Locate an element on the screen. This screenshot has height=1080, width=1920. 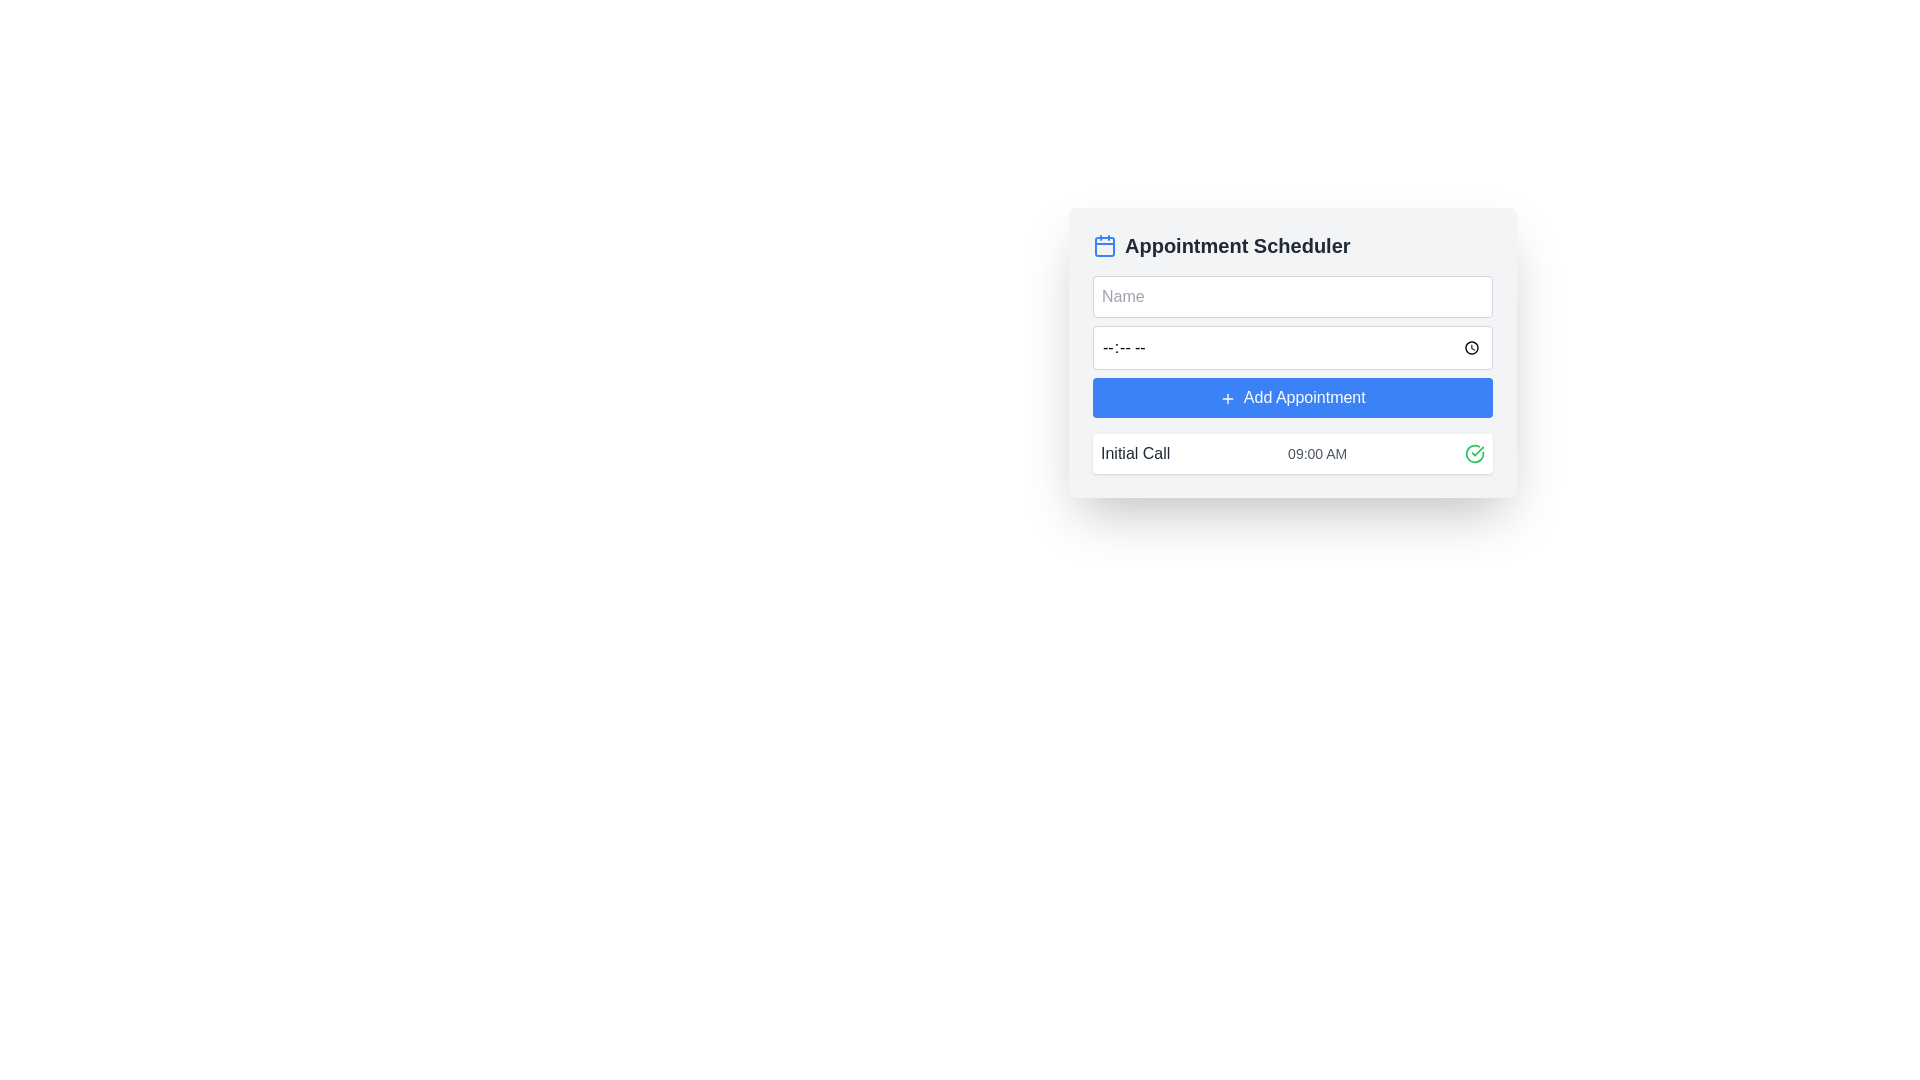
the Text label that serves as a title for the scheduling appointments section, located to the right of the calendar icon in the header section is located at coordinates (1236, 245).